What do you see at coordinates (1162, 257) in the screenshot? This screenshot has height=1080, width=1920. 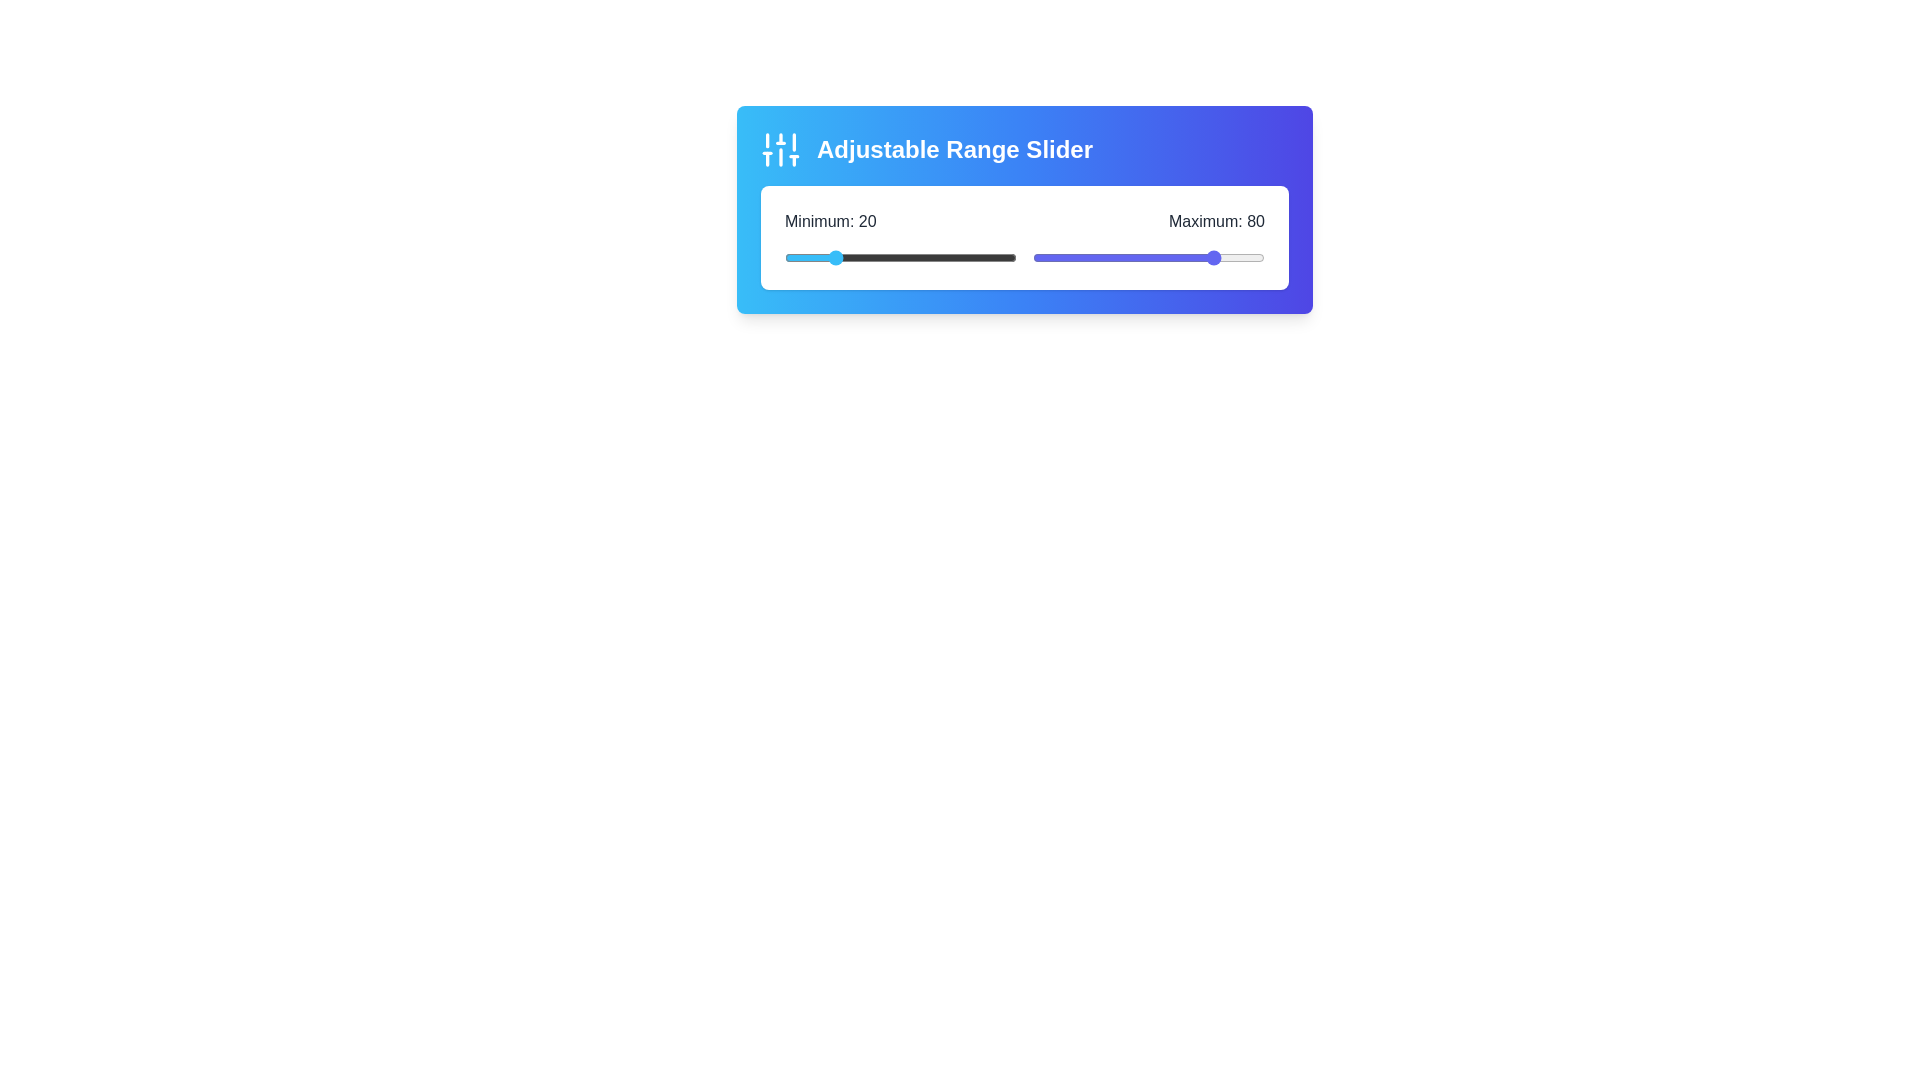 I see `the slider` at bounding box center [1162, 257].